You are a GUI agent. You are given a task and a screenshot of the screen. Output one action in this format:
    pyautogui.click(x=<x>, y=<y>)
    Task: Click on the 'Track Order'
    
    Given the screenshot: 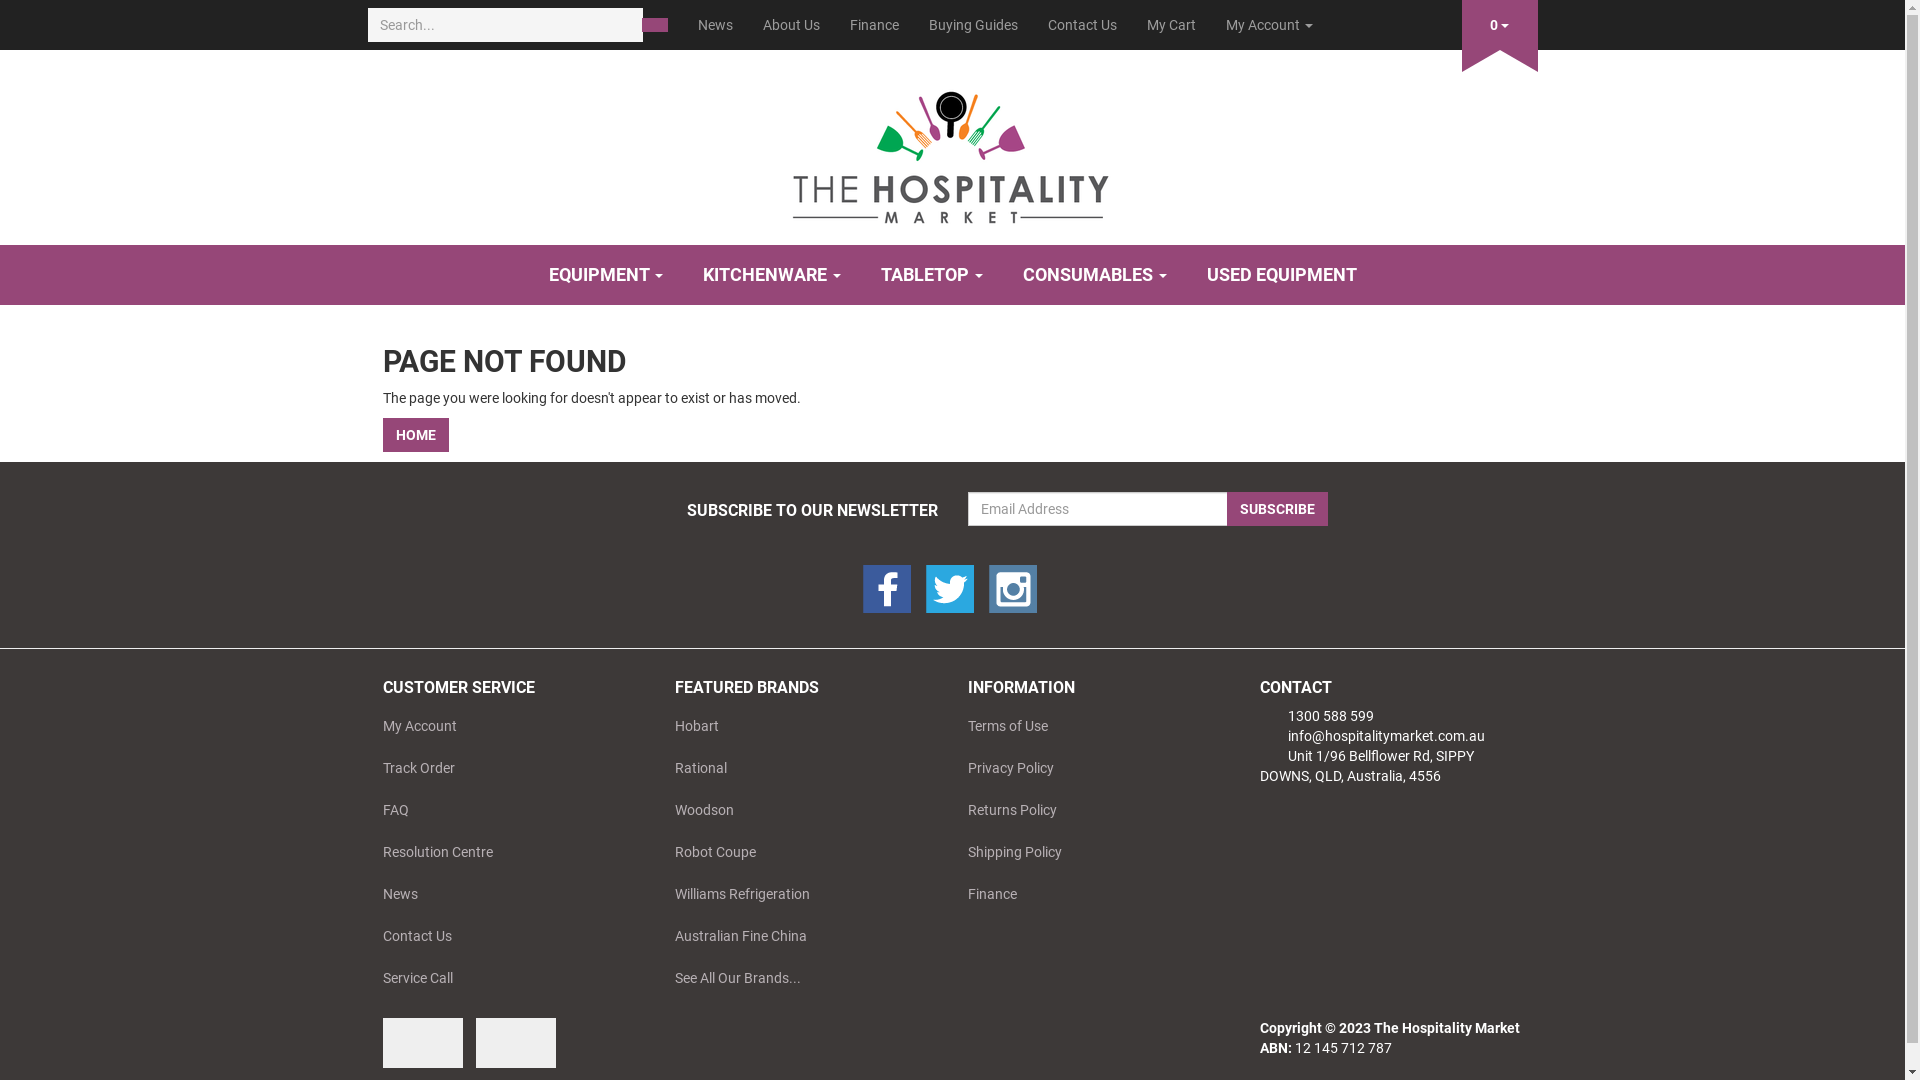 What is the action you would take?
    pyautogui.click(x=368, y=766)
    